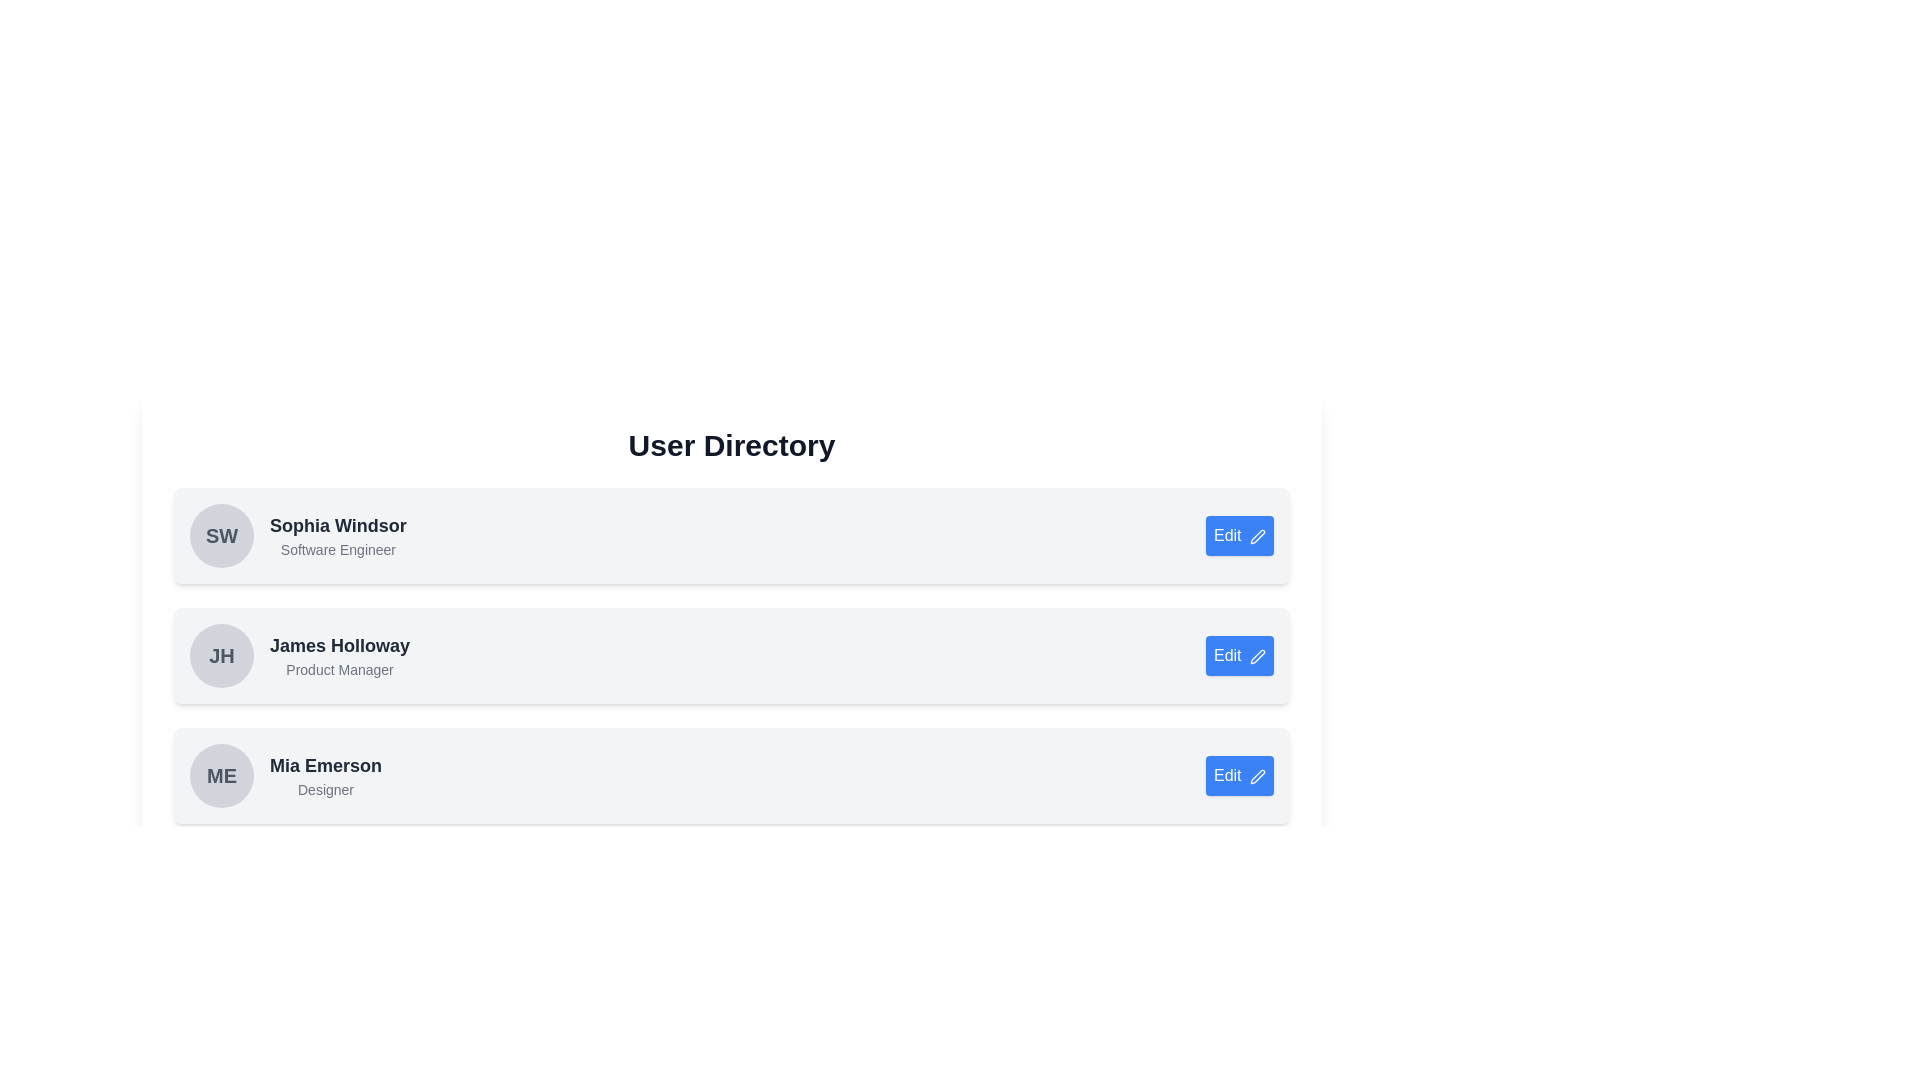 This screenshot has width=1920, height=1080. I want to click on the Text element displaying the name 'Mia Emerson' and job title 'Designer', which is the last item in the User Directory, positioned to the right of the circular avatar labeled 'ME', so click(326, 774).